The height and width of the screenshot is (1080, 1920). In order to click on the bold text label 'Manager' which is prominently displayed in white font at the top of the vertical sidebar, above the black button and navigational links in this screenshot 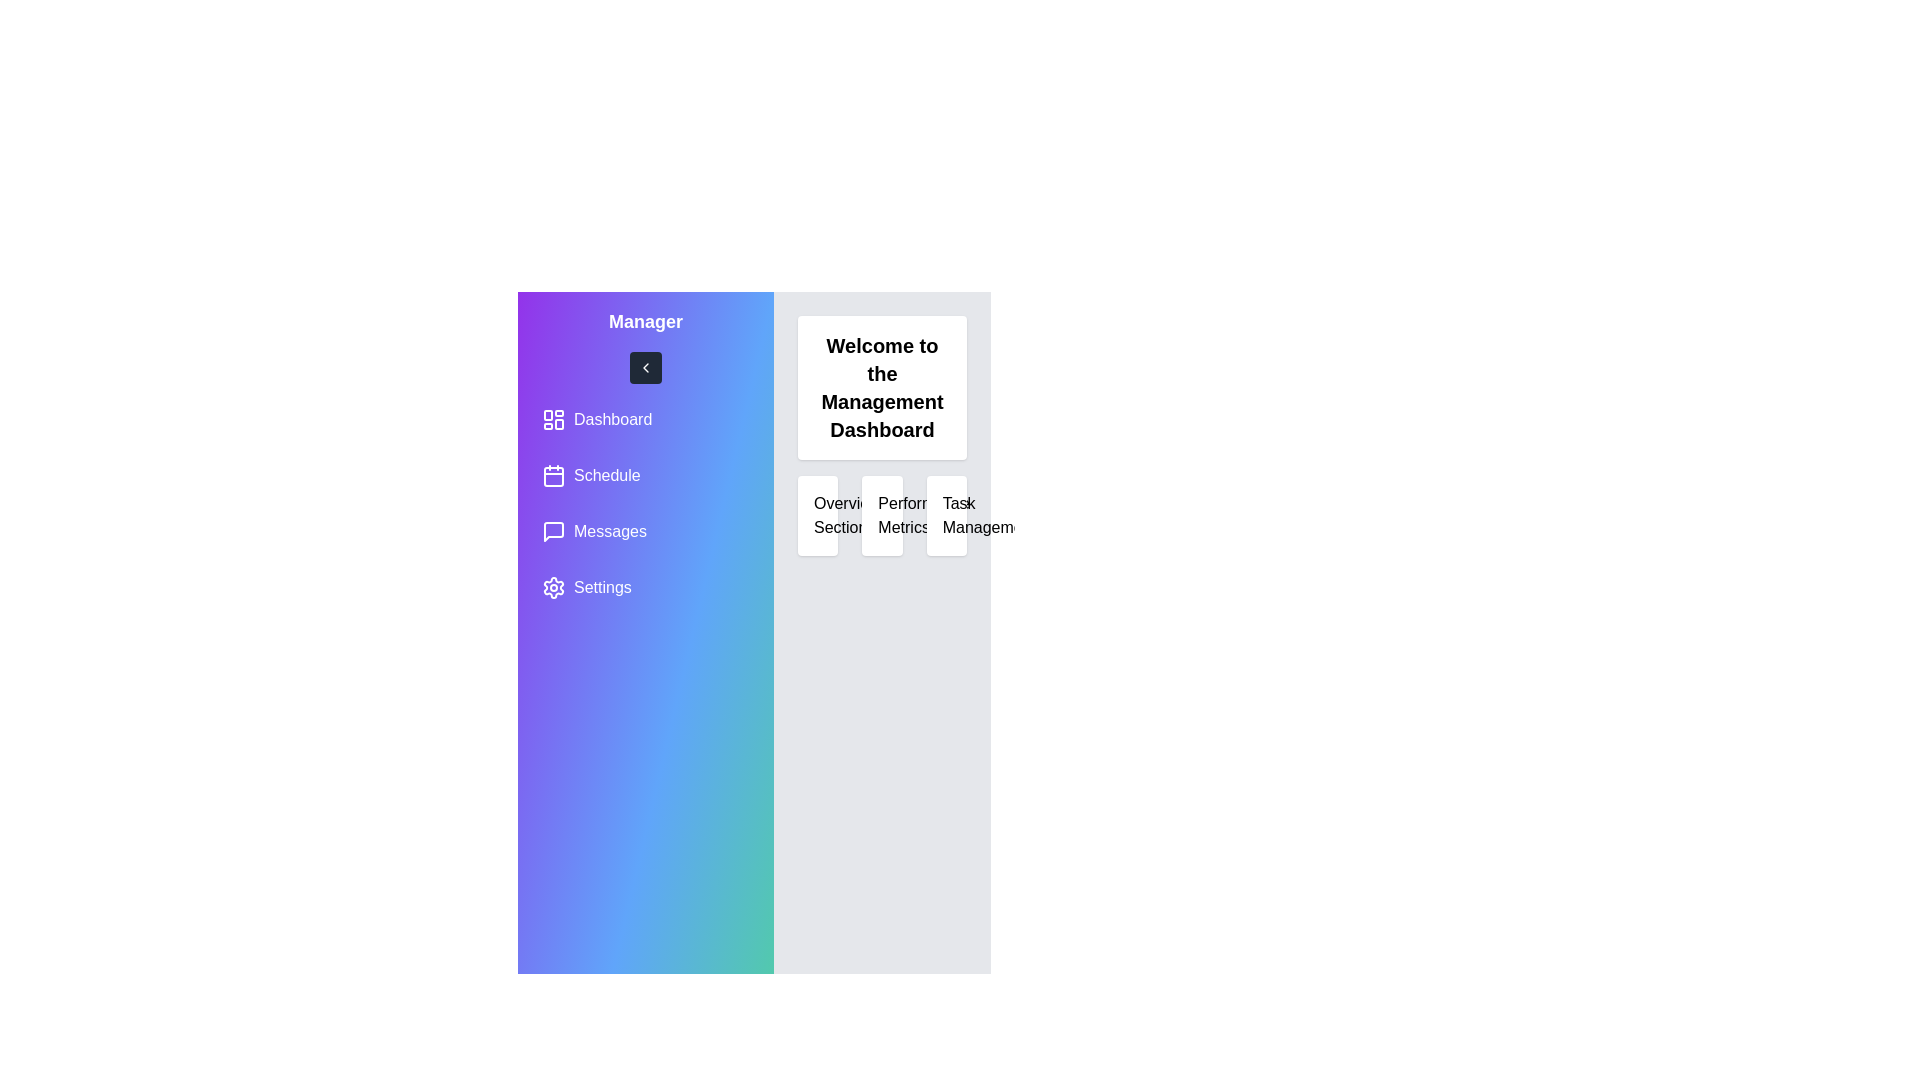, I will do `click(646, 320)`.